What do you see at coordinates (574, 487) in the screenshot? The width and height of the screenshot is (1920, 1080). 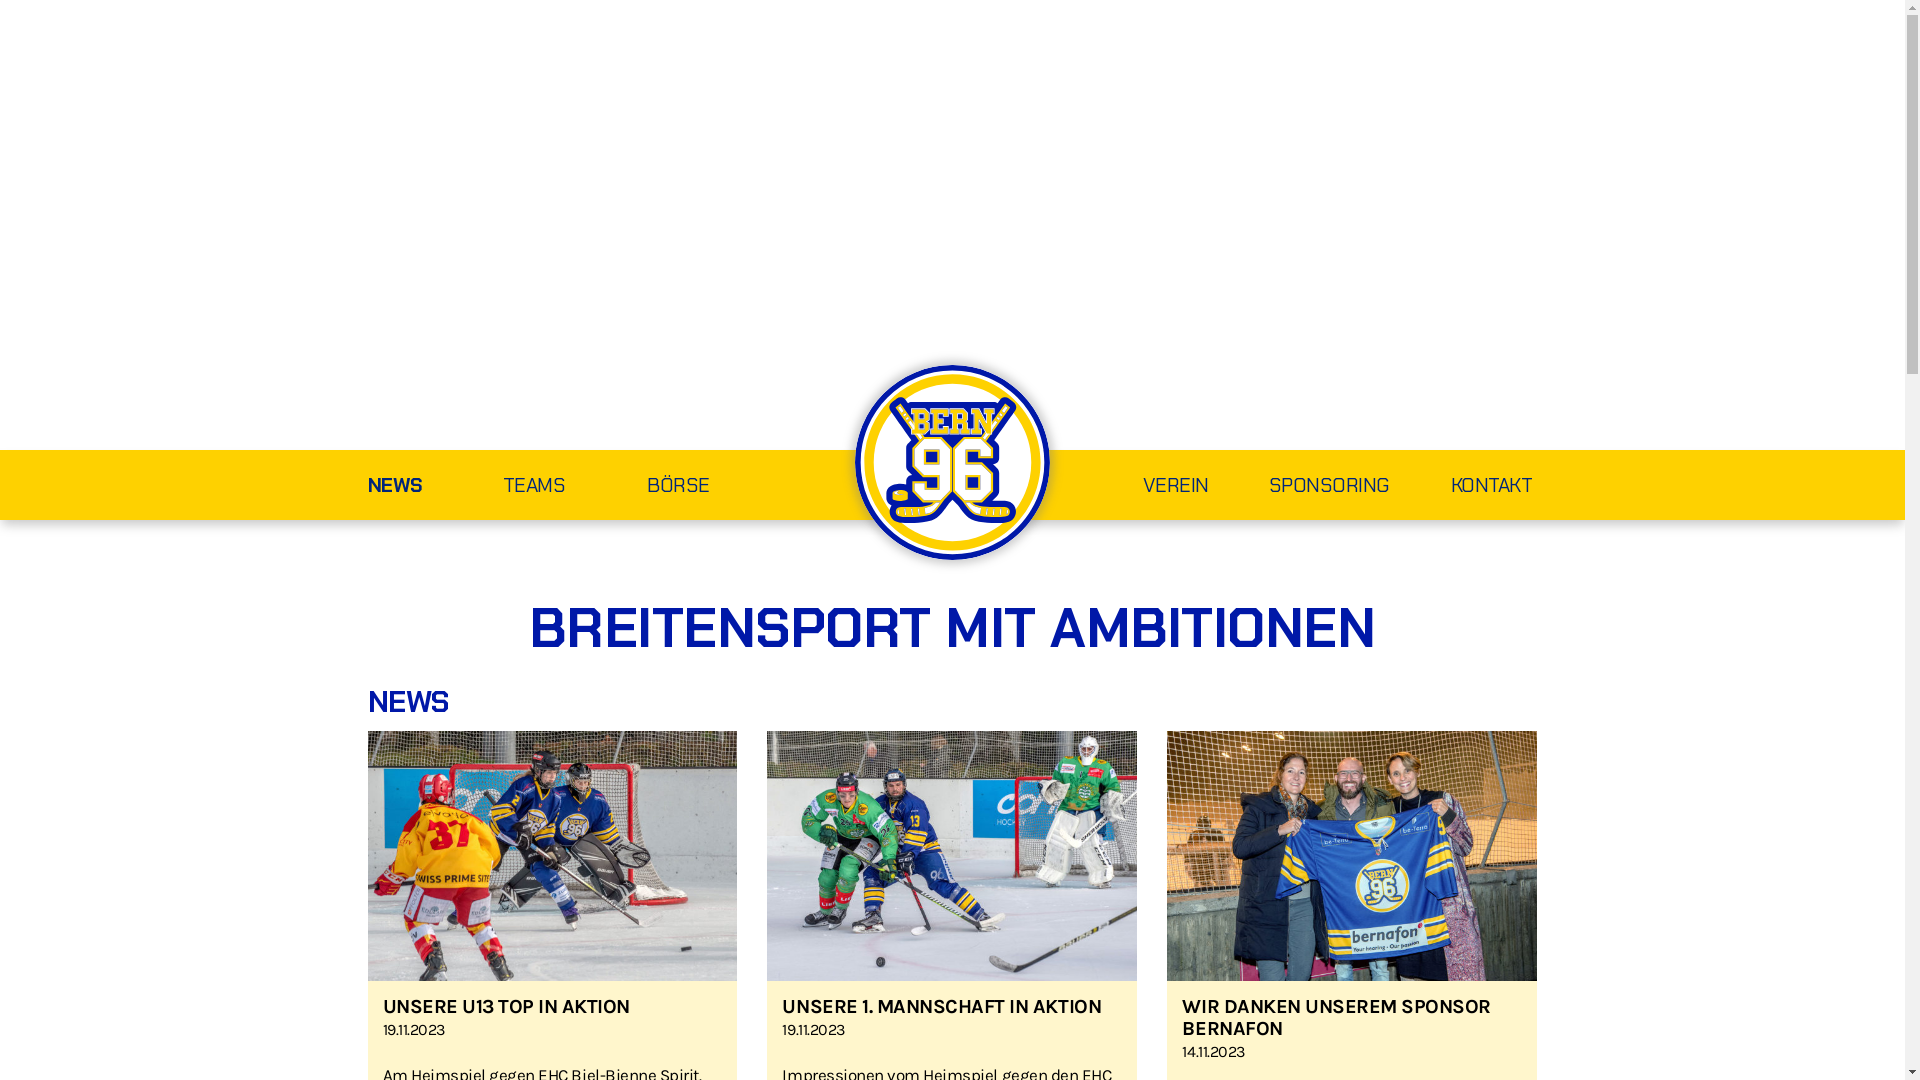 I see `'TEAMS'` at bounding box center [574, 487].